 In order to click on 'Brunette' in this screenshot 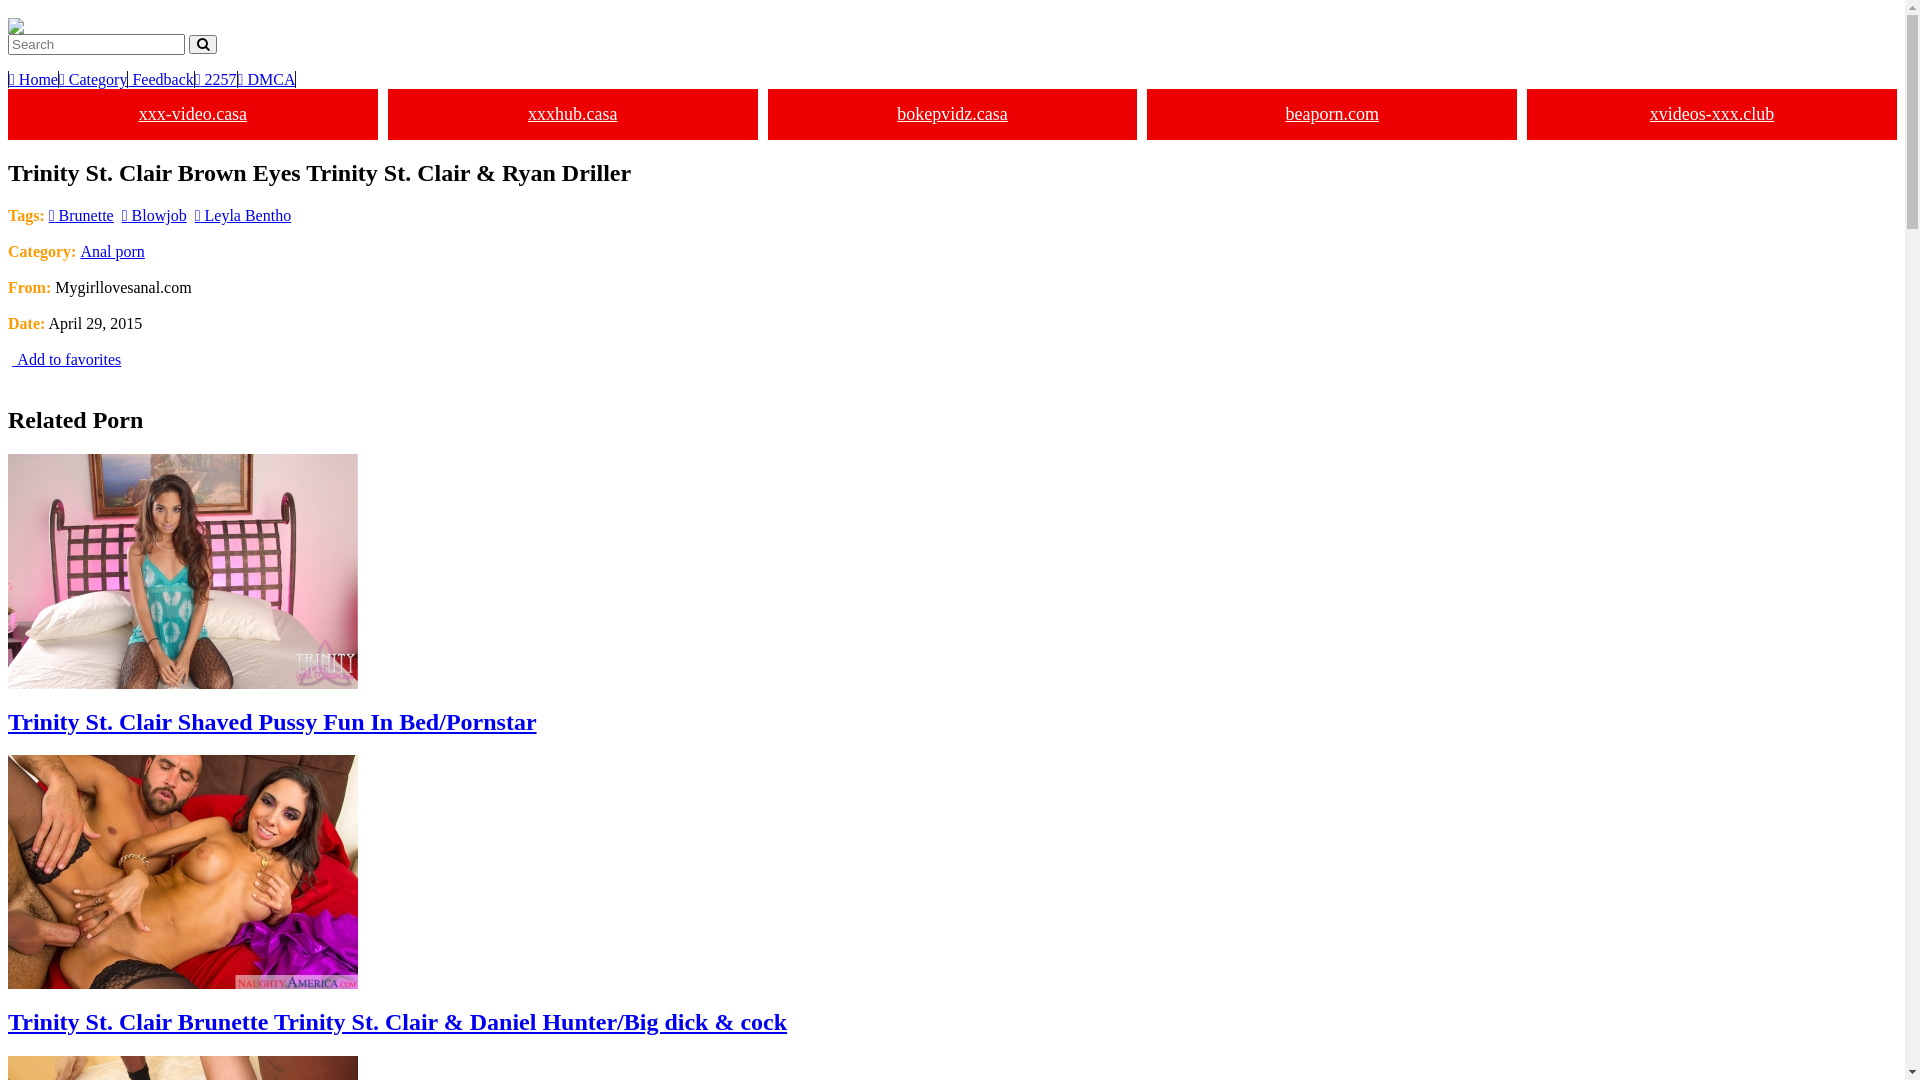, I will do `click(48, 215)`.